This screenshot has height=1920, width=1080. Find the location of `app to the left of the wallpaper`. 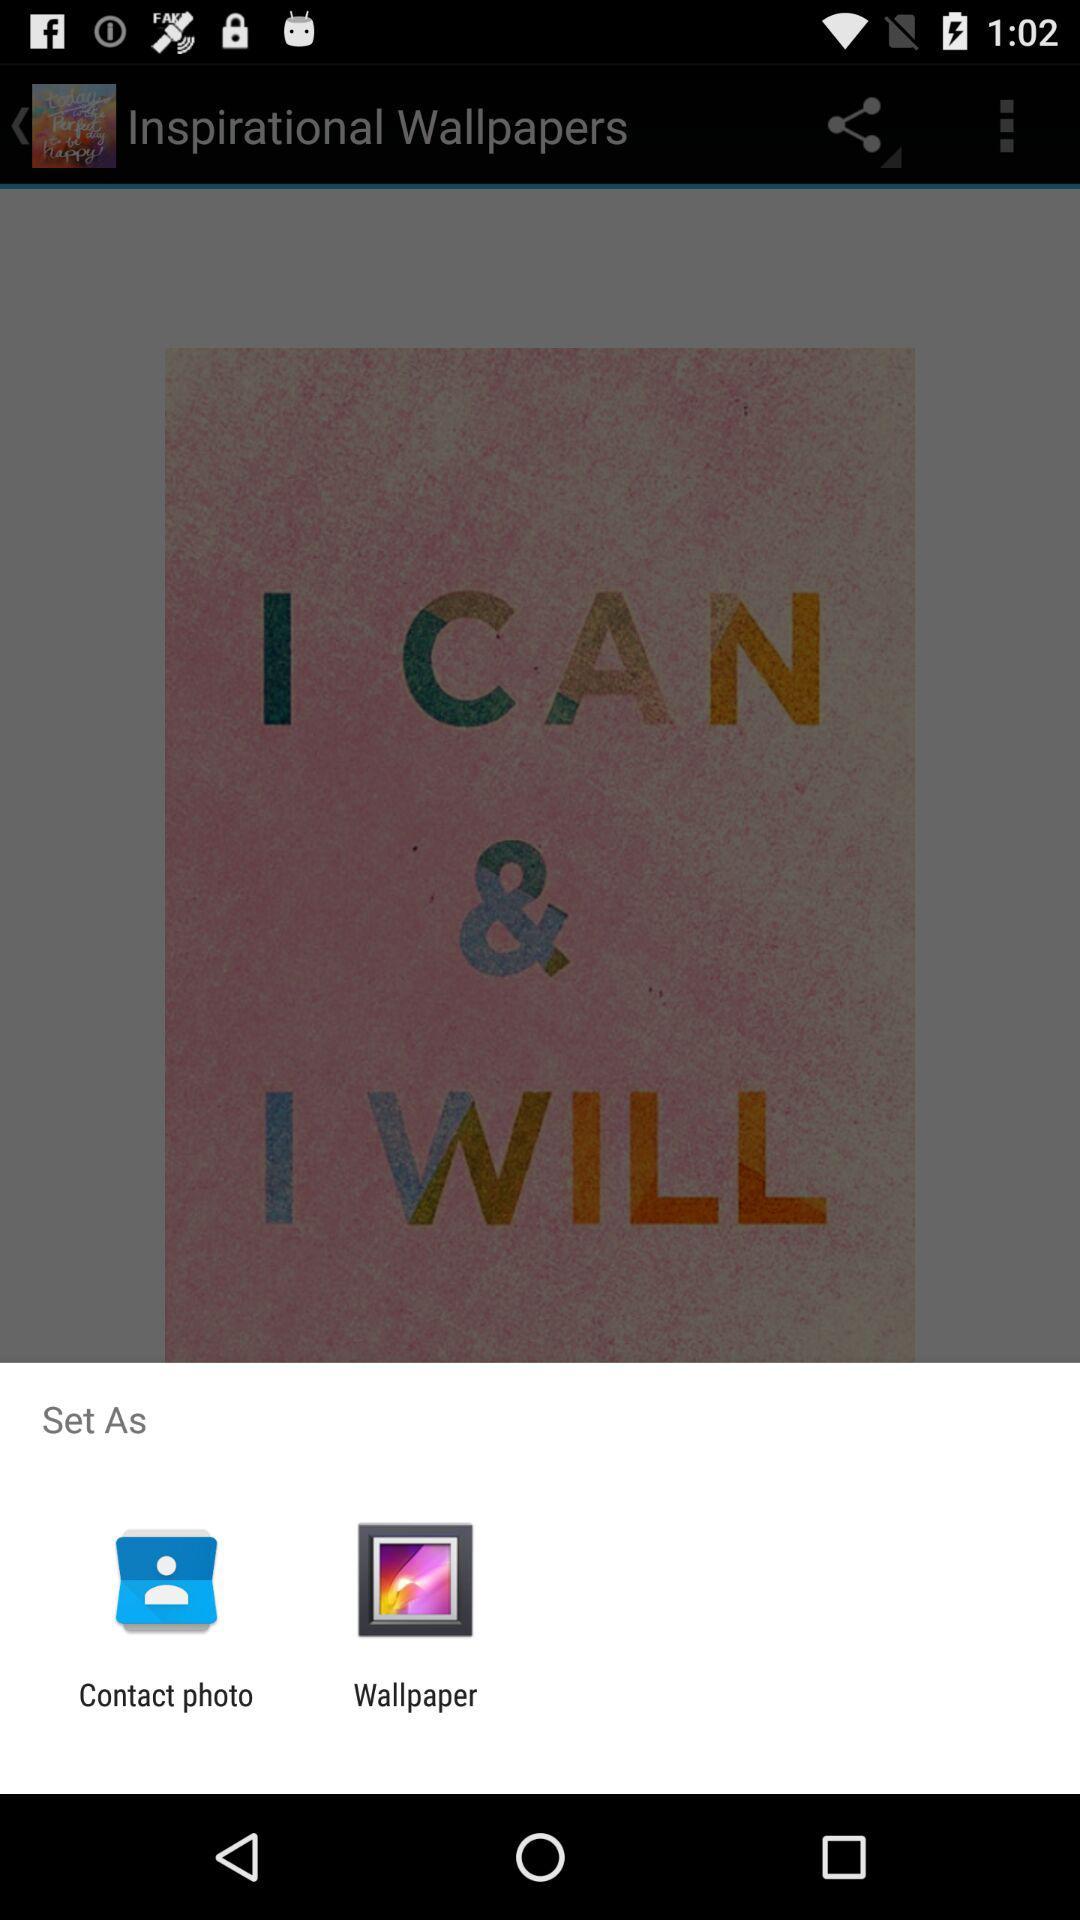

app to the left of the wallpaper is located at coordinates (165, 1711).